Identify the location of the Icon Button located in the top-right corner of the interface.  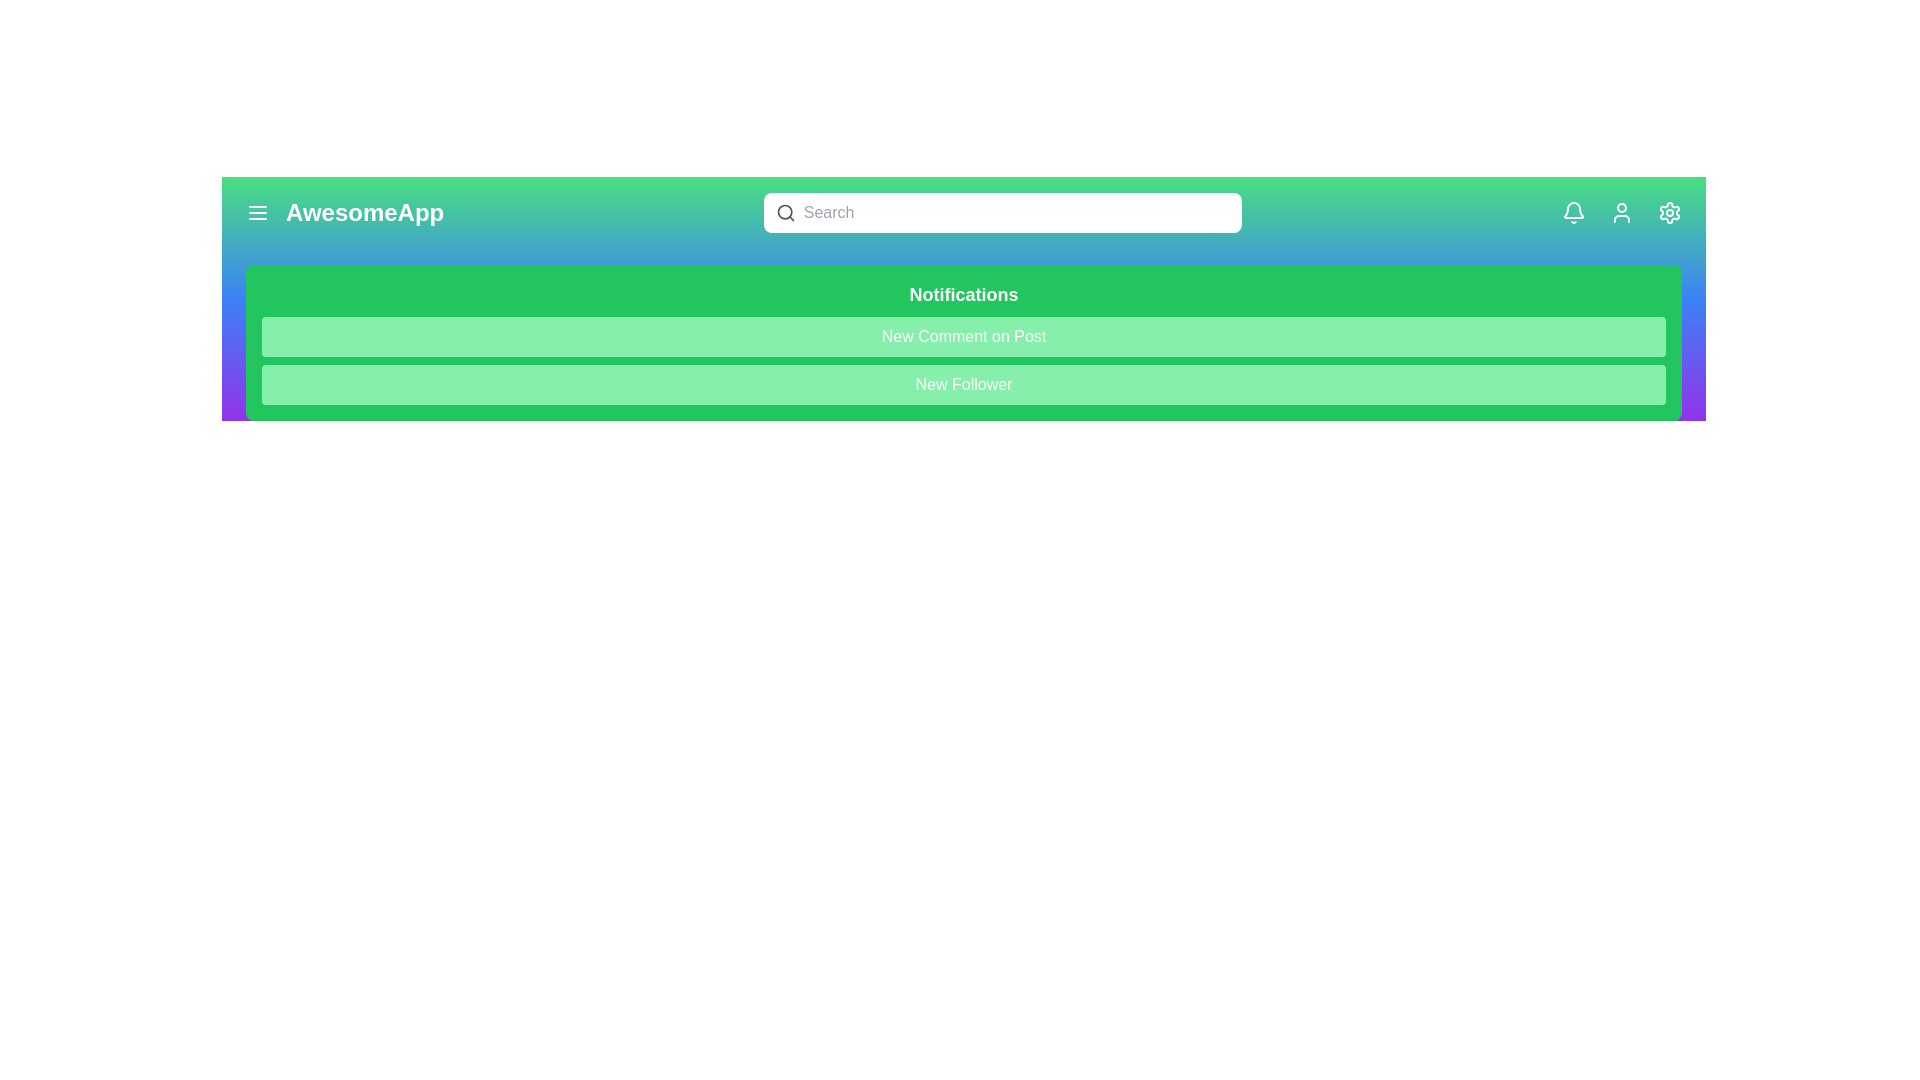
(1573, 212).